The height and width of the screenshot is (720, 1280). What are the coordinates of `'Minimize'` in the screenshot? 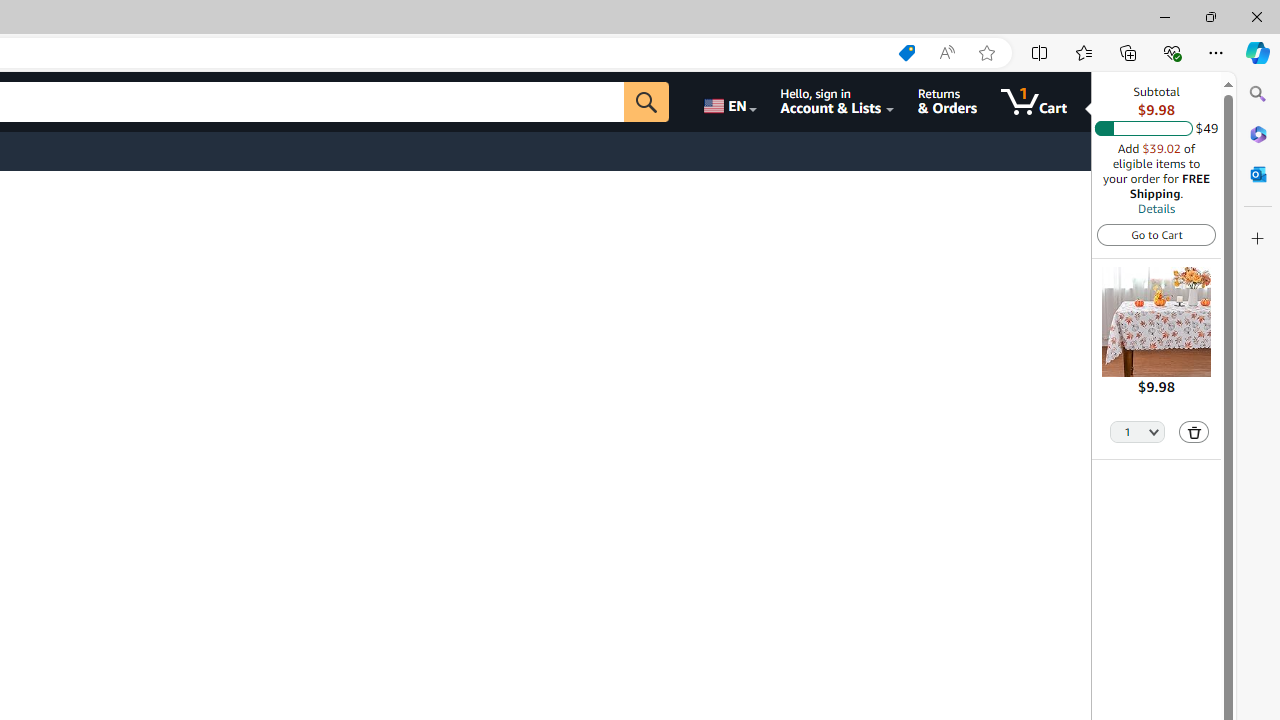 It's located at (1164, 16).